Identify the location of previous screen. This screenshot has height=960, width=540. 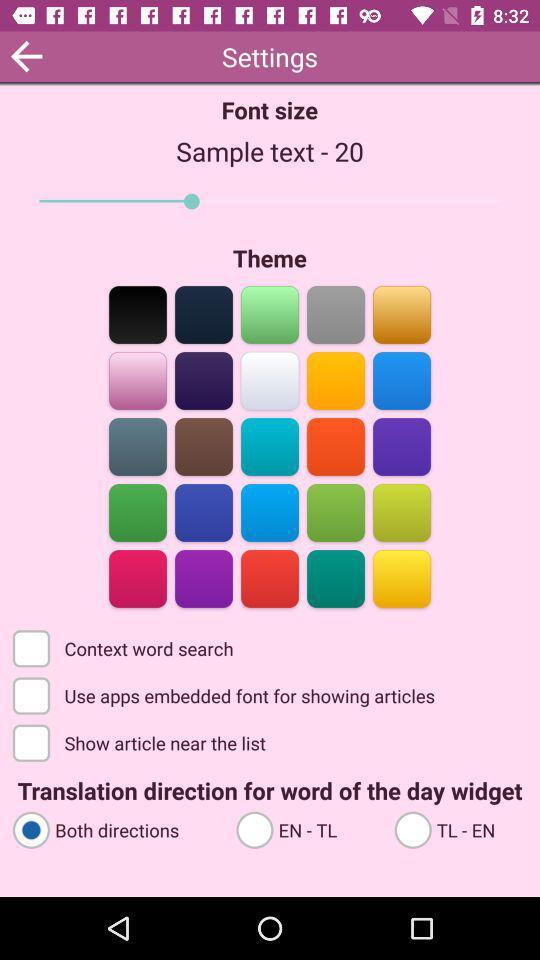
(25, 55).